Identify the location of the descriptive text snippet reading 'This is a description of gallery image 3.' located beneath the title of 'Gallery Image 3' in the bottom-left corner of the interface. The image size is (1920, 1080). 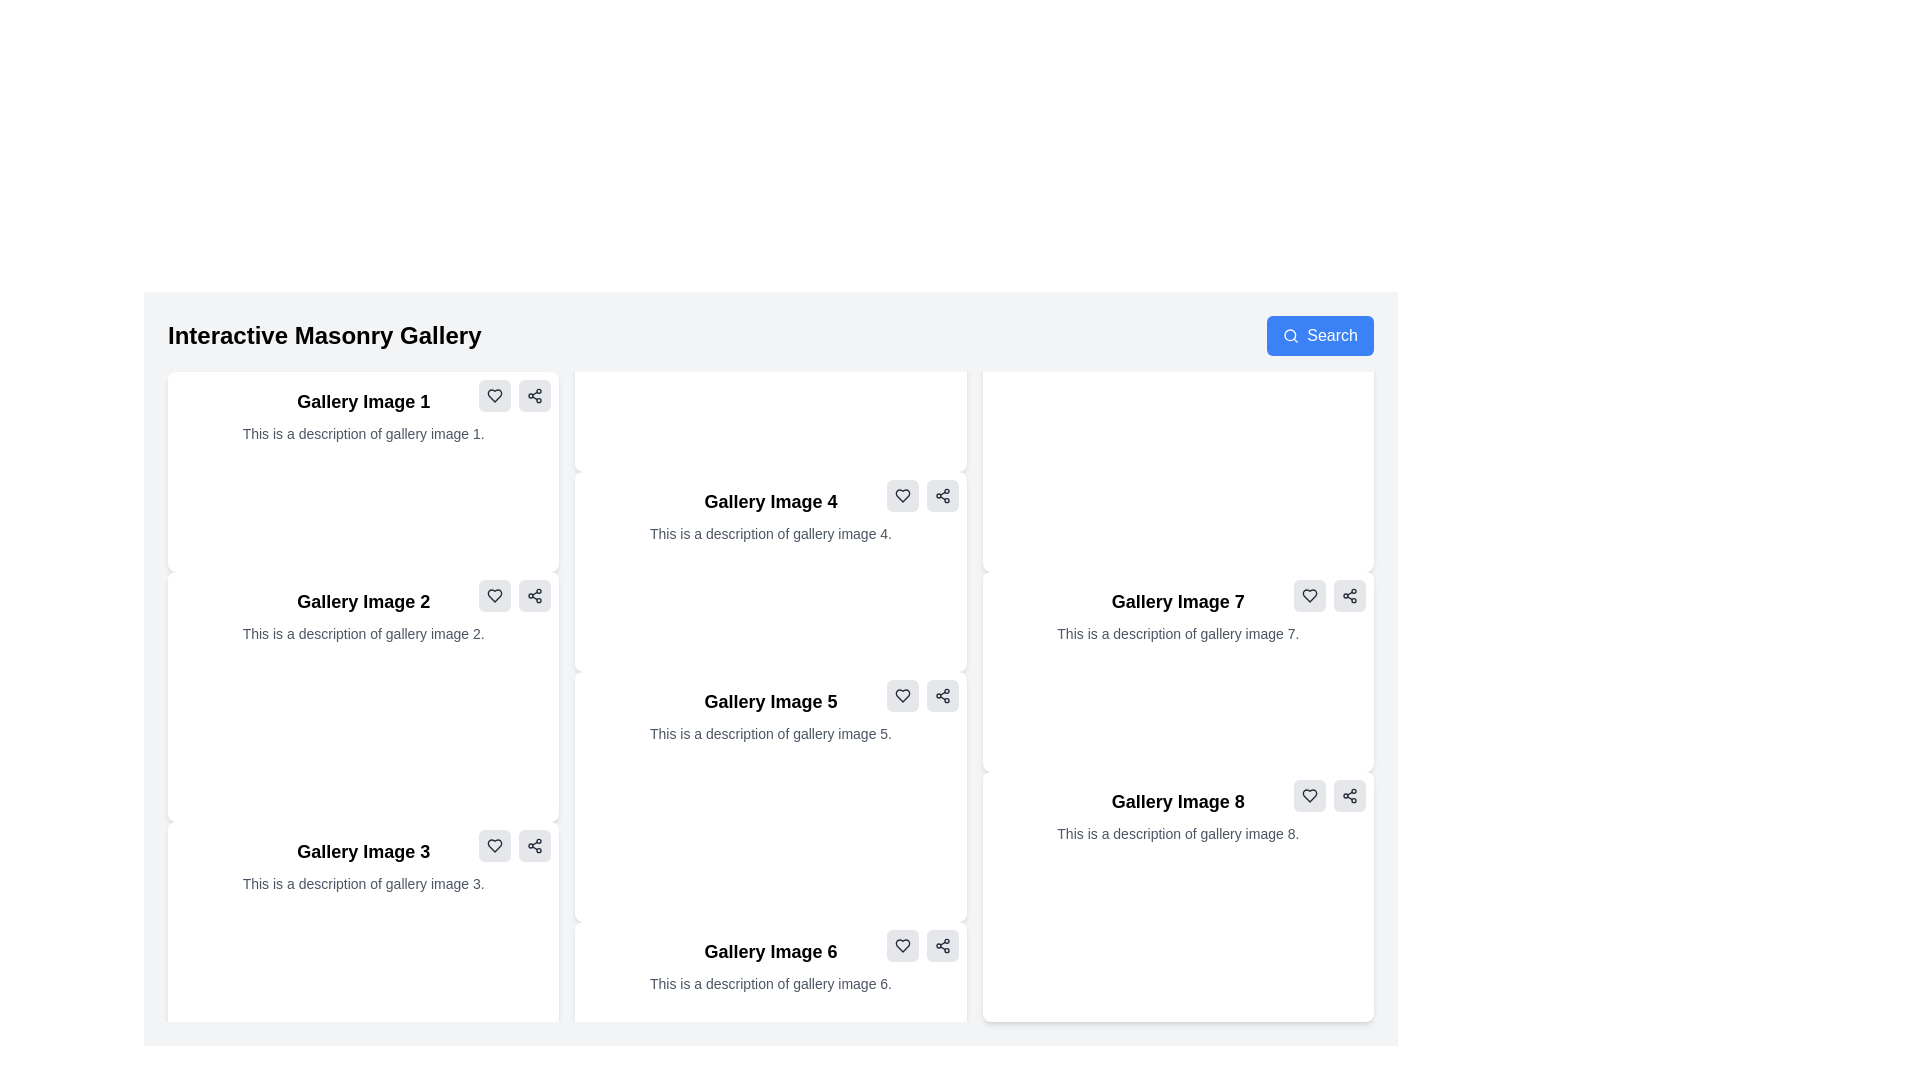
(363, 882).